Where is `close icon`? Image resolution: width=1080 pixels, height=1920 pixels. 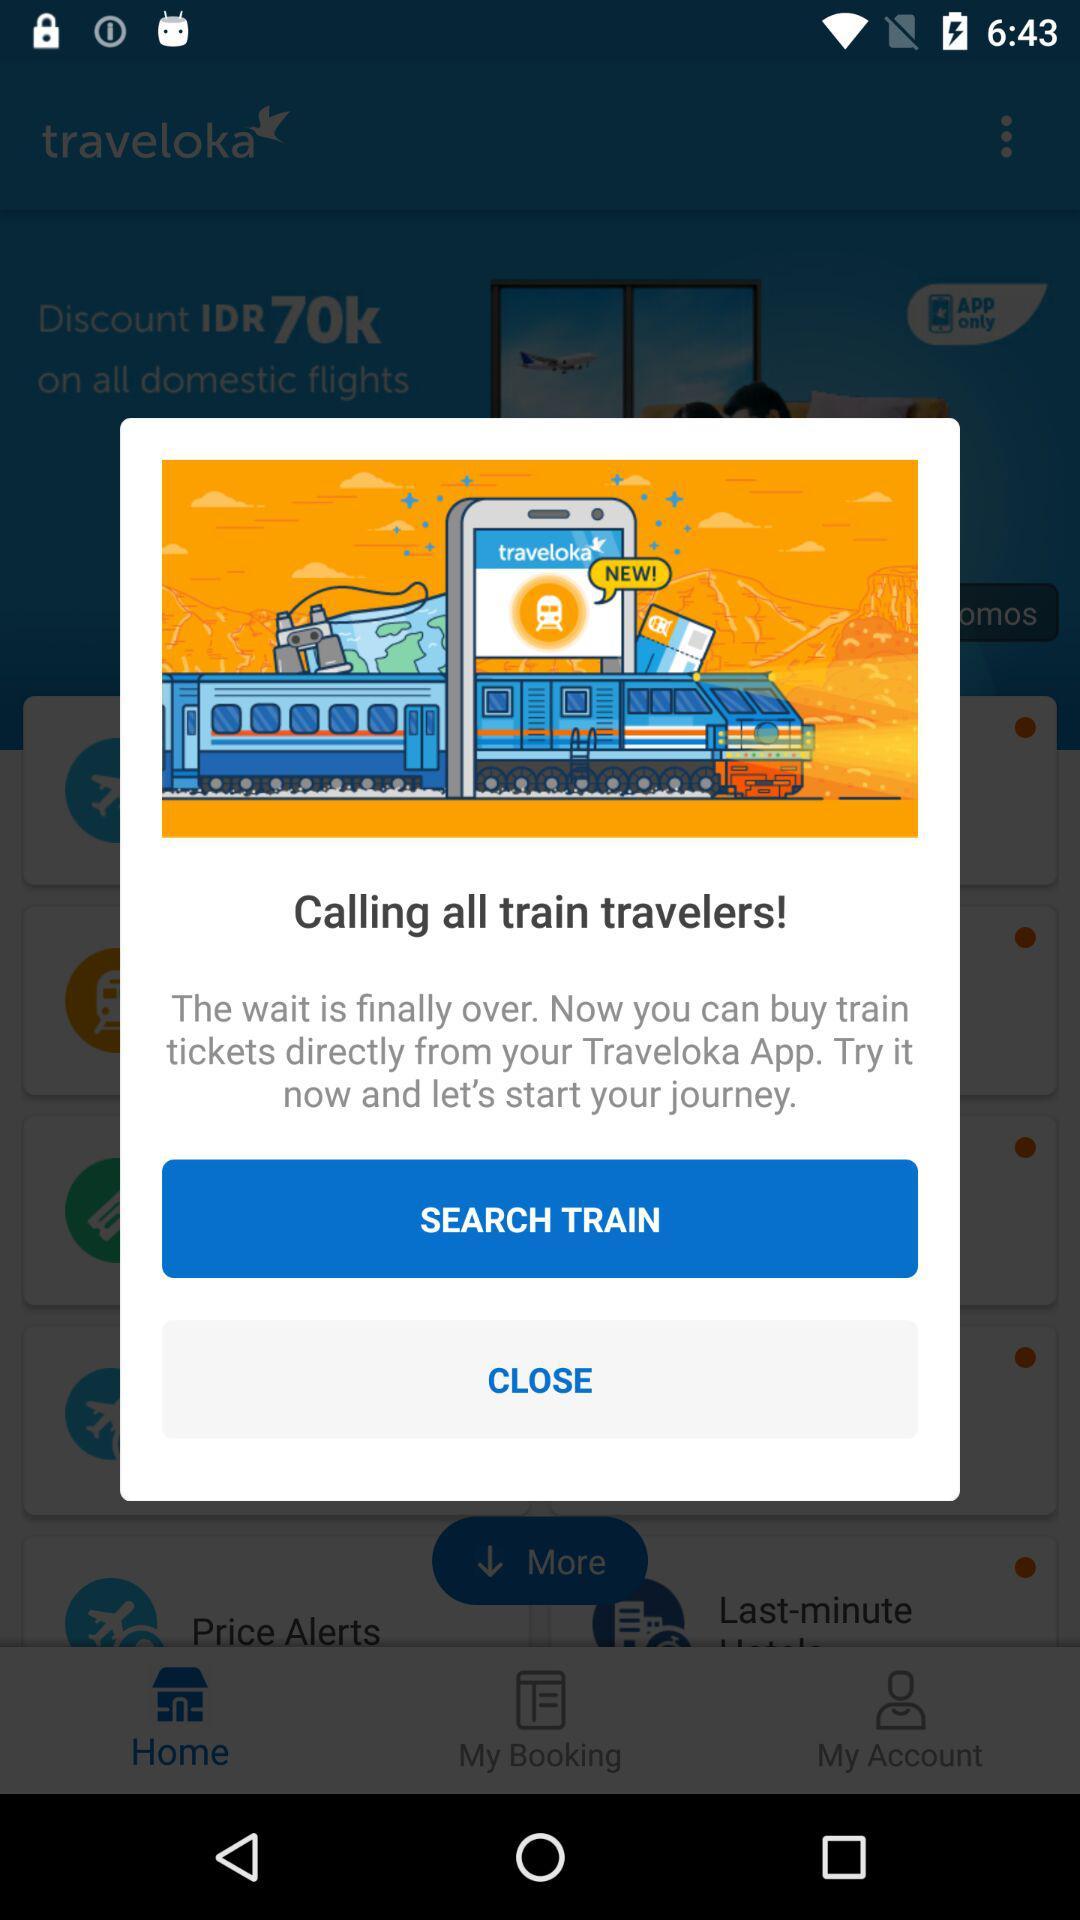 close icon is located at coordinates (540, 1378).